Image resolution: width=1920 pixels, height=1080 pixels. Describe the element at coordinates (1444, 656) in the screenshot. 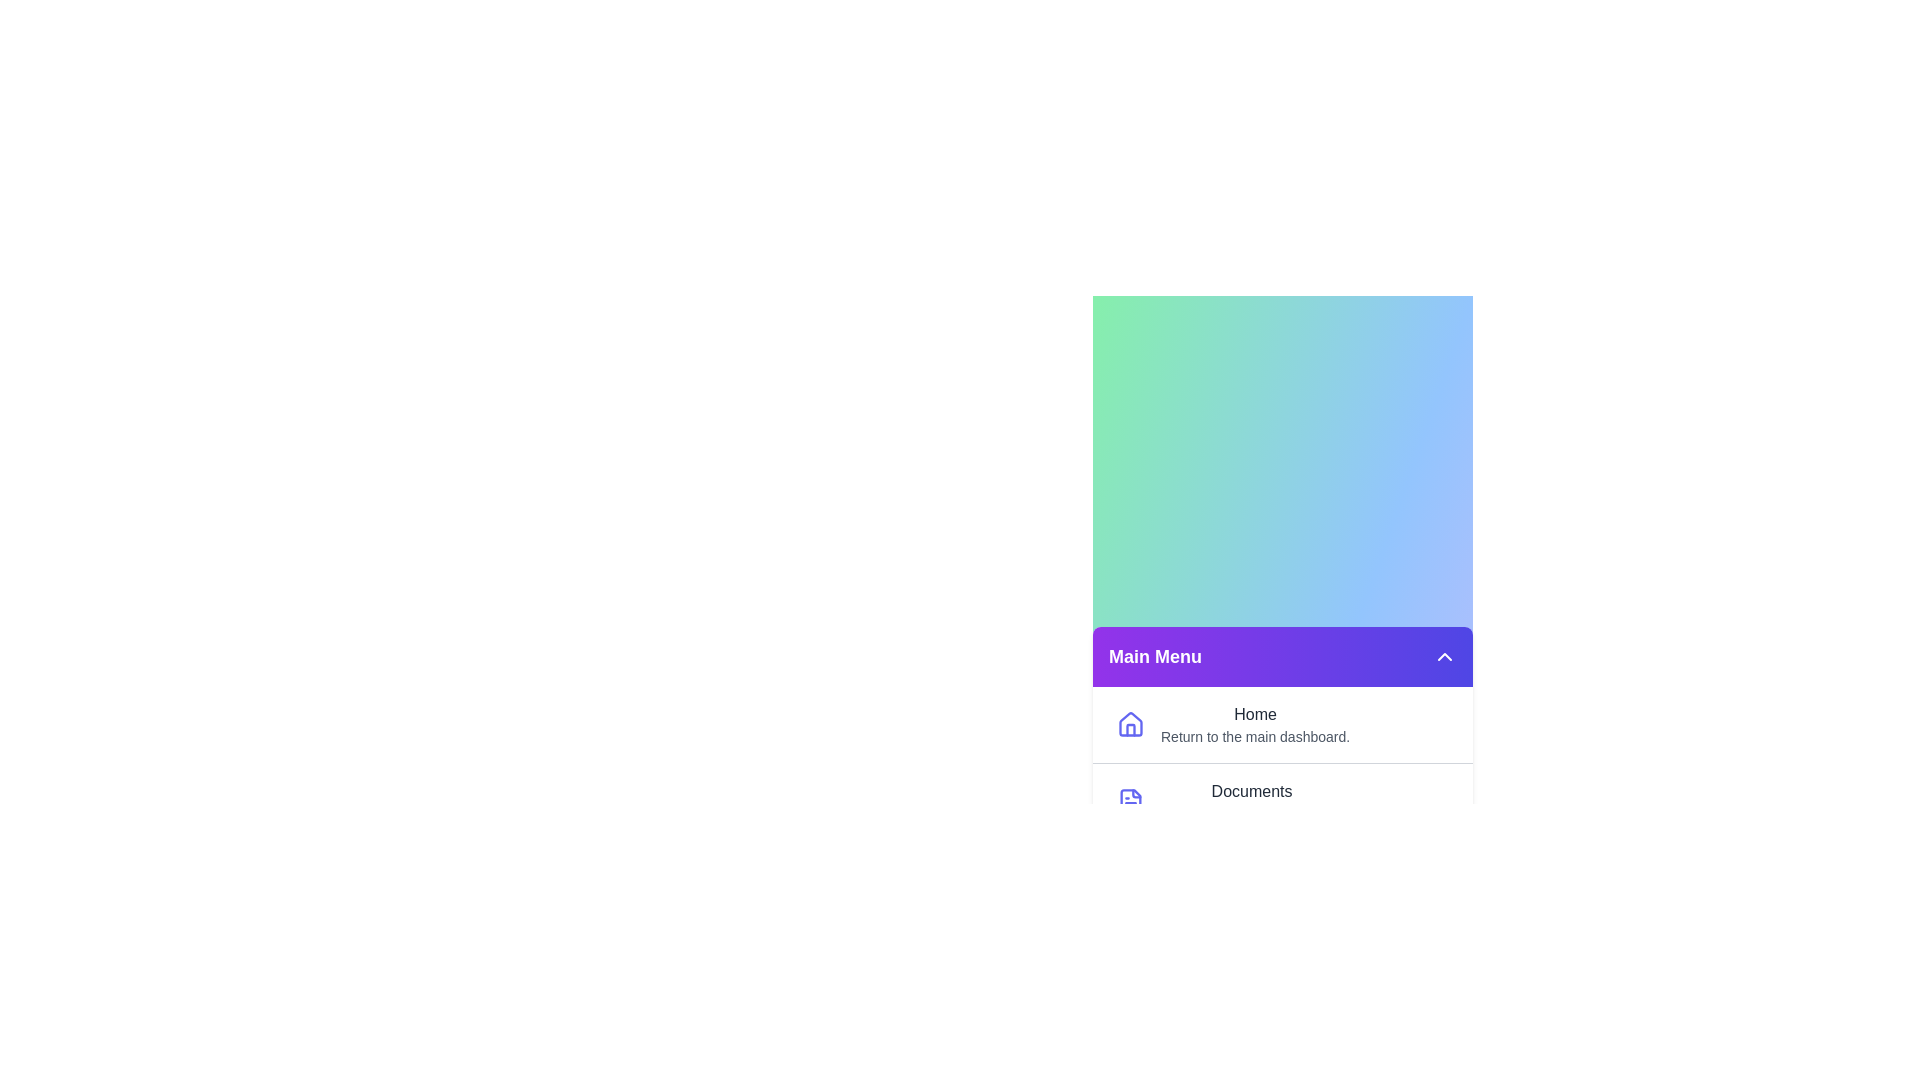

I see `toggle button to expand or collapse the menu` at that location.